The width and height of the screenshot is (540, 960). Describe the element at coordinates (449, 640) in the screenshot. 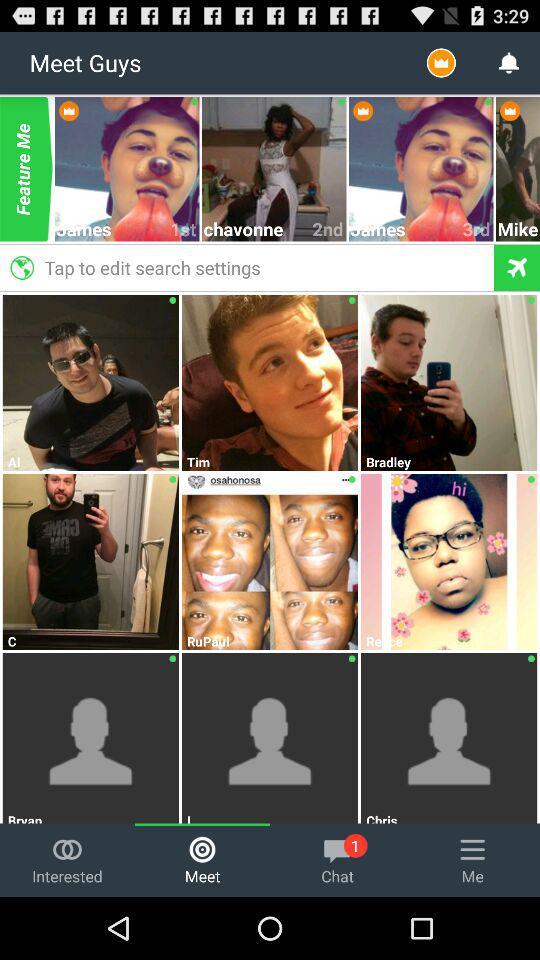

I see `reece` at that location.